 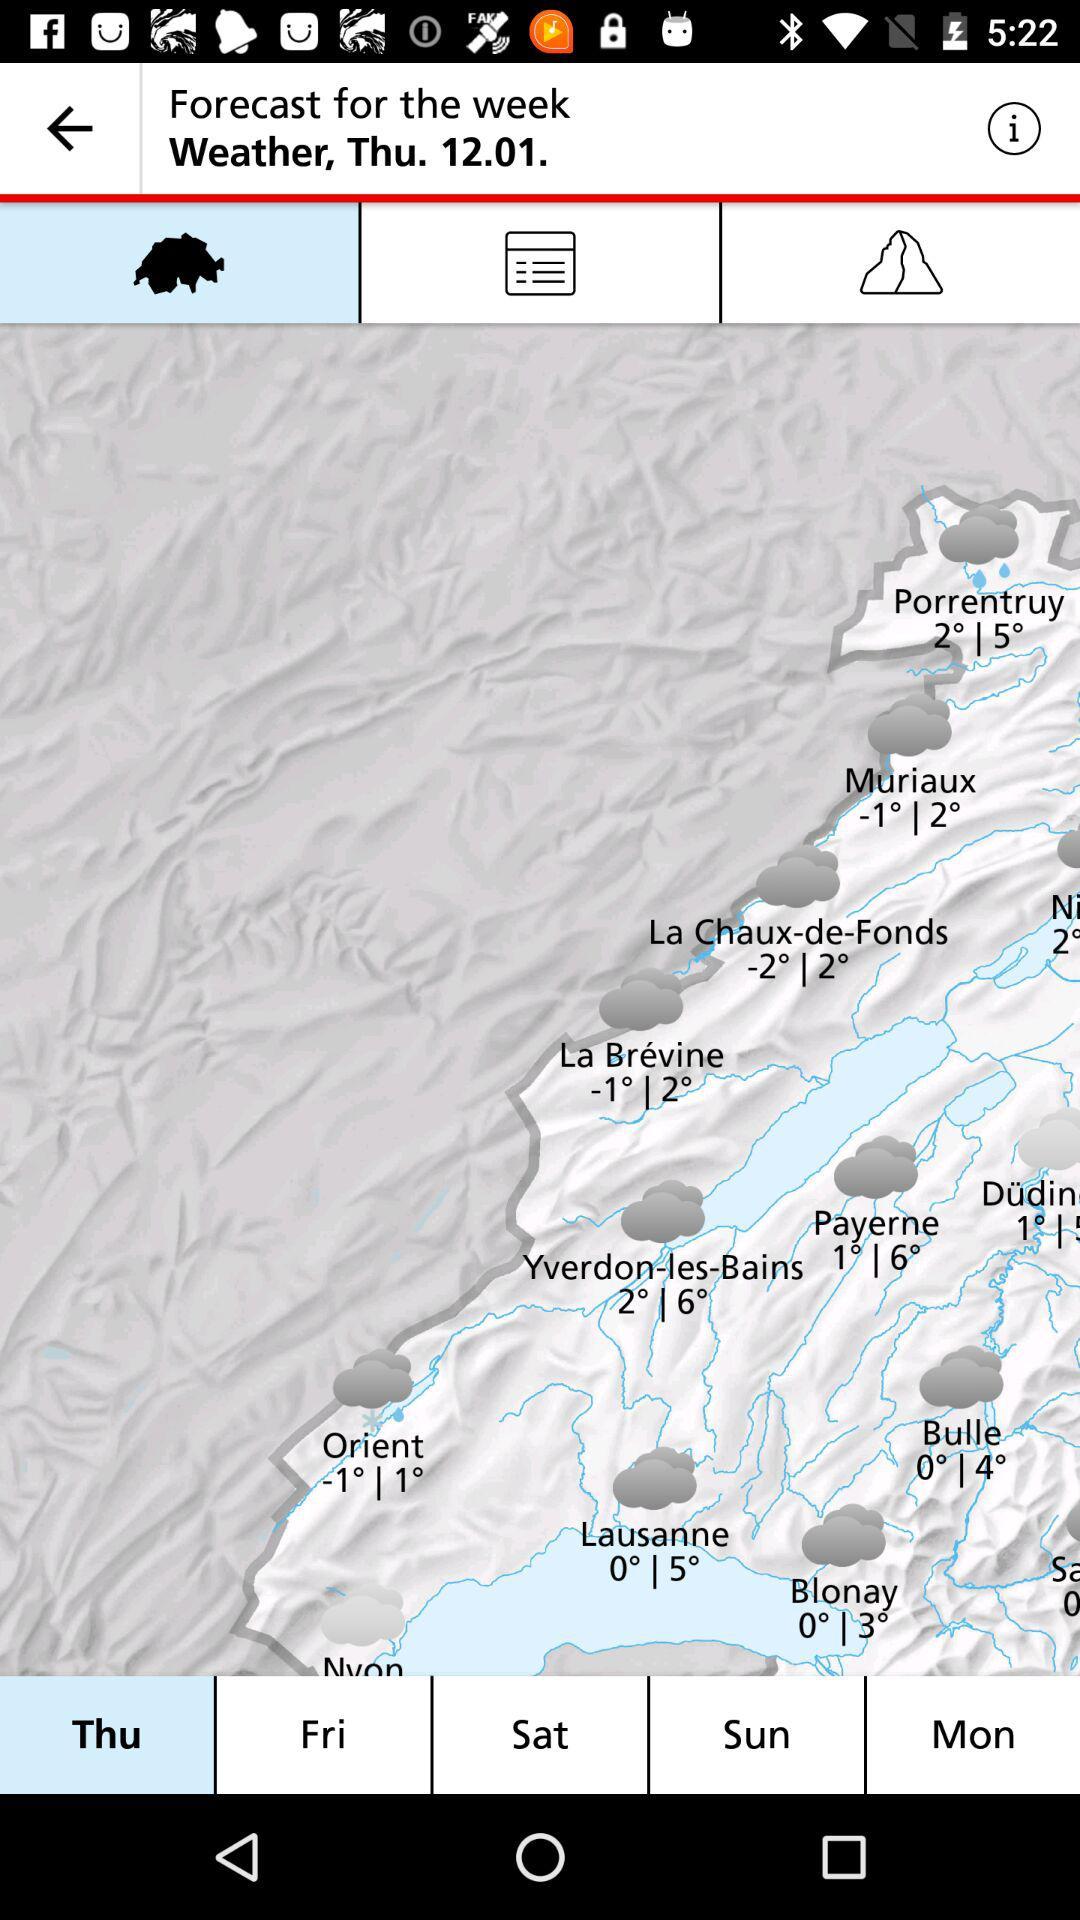 What do you see at coordinates (756, 1733) in the screenshot?
I see `tab name sun` at bounding box center [756, 1733].